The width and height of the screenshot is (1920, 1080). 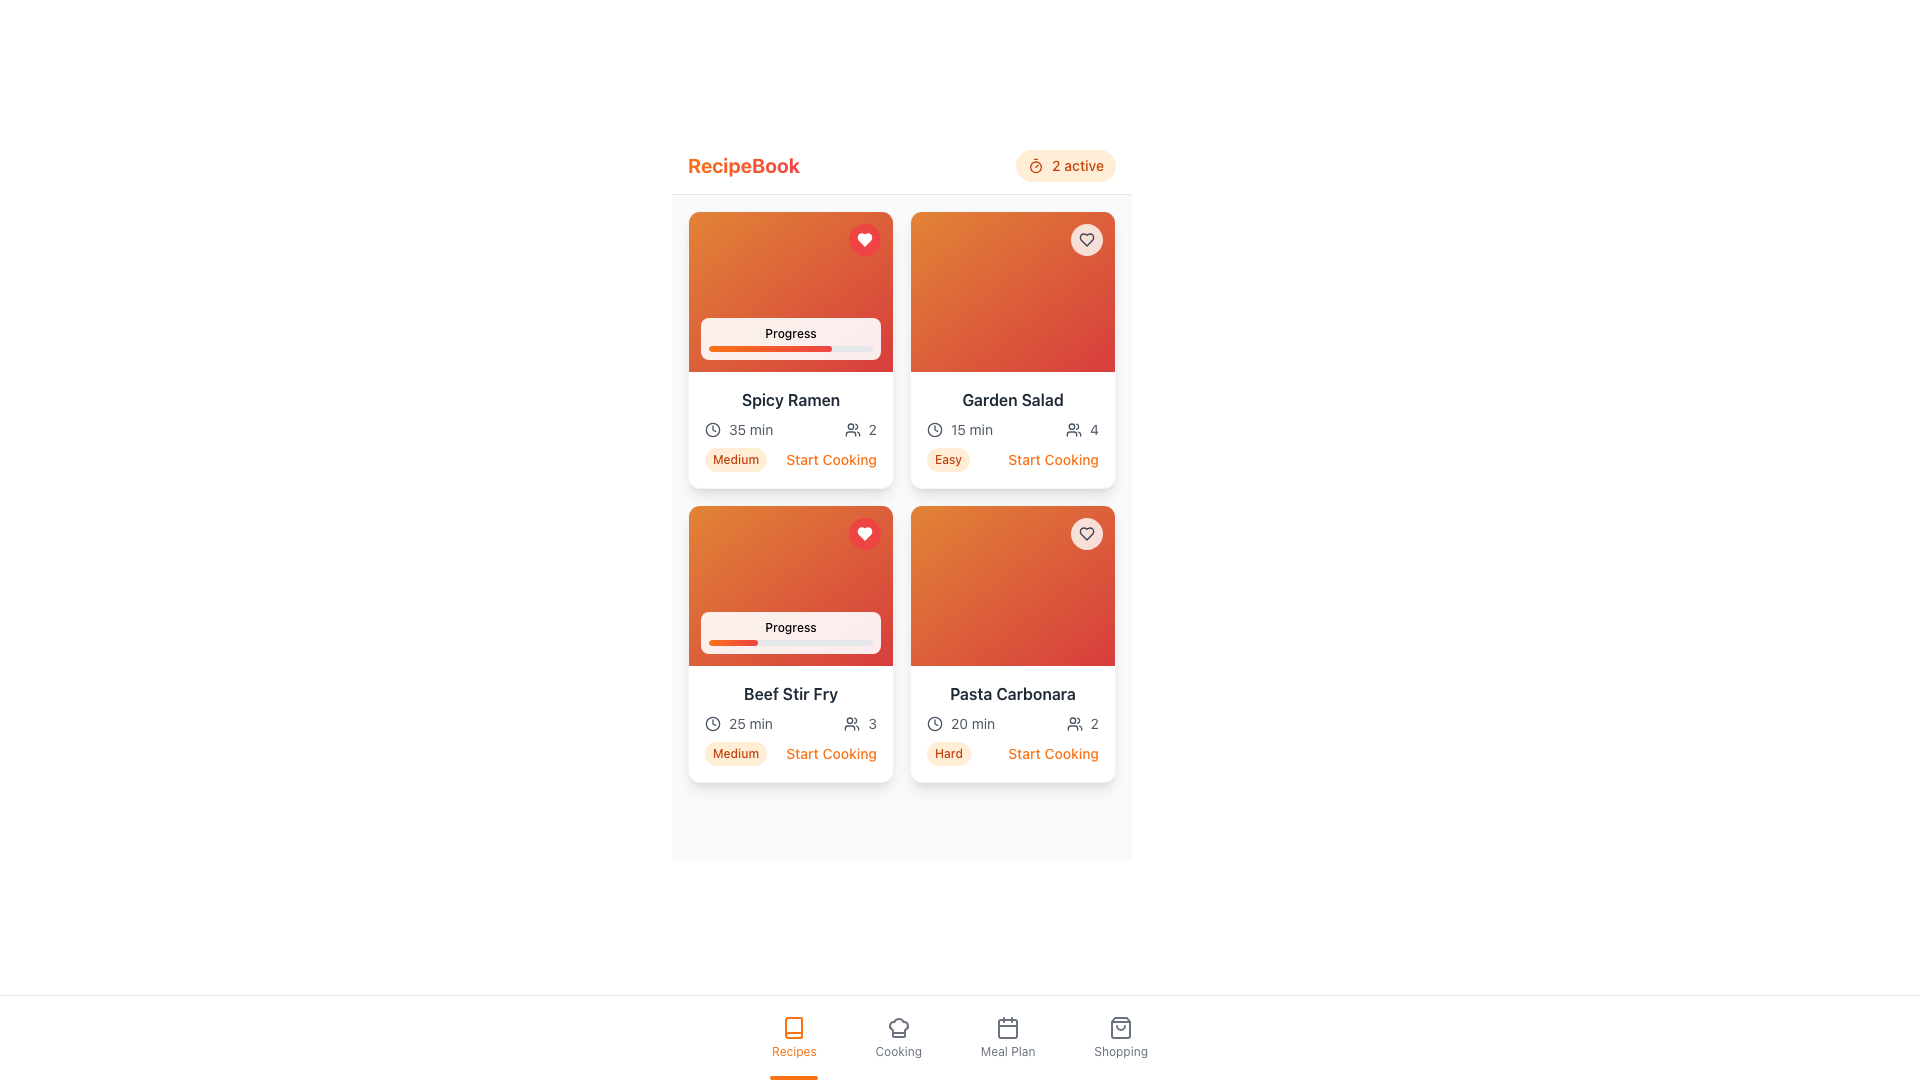 I want to click on the progress level indicated by the Progress Indicator located at the bottom section of the 'Beef Stir Fry' card in the second row, first column of the grid layout, so click(x=790, y=632).